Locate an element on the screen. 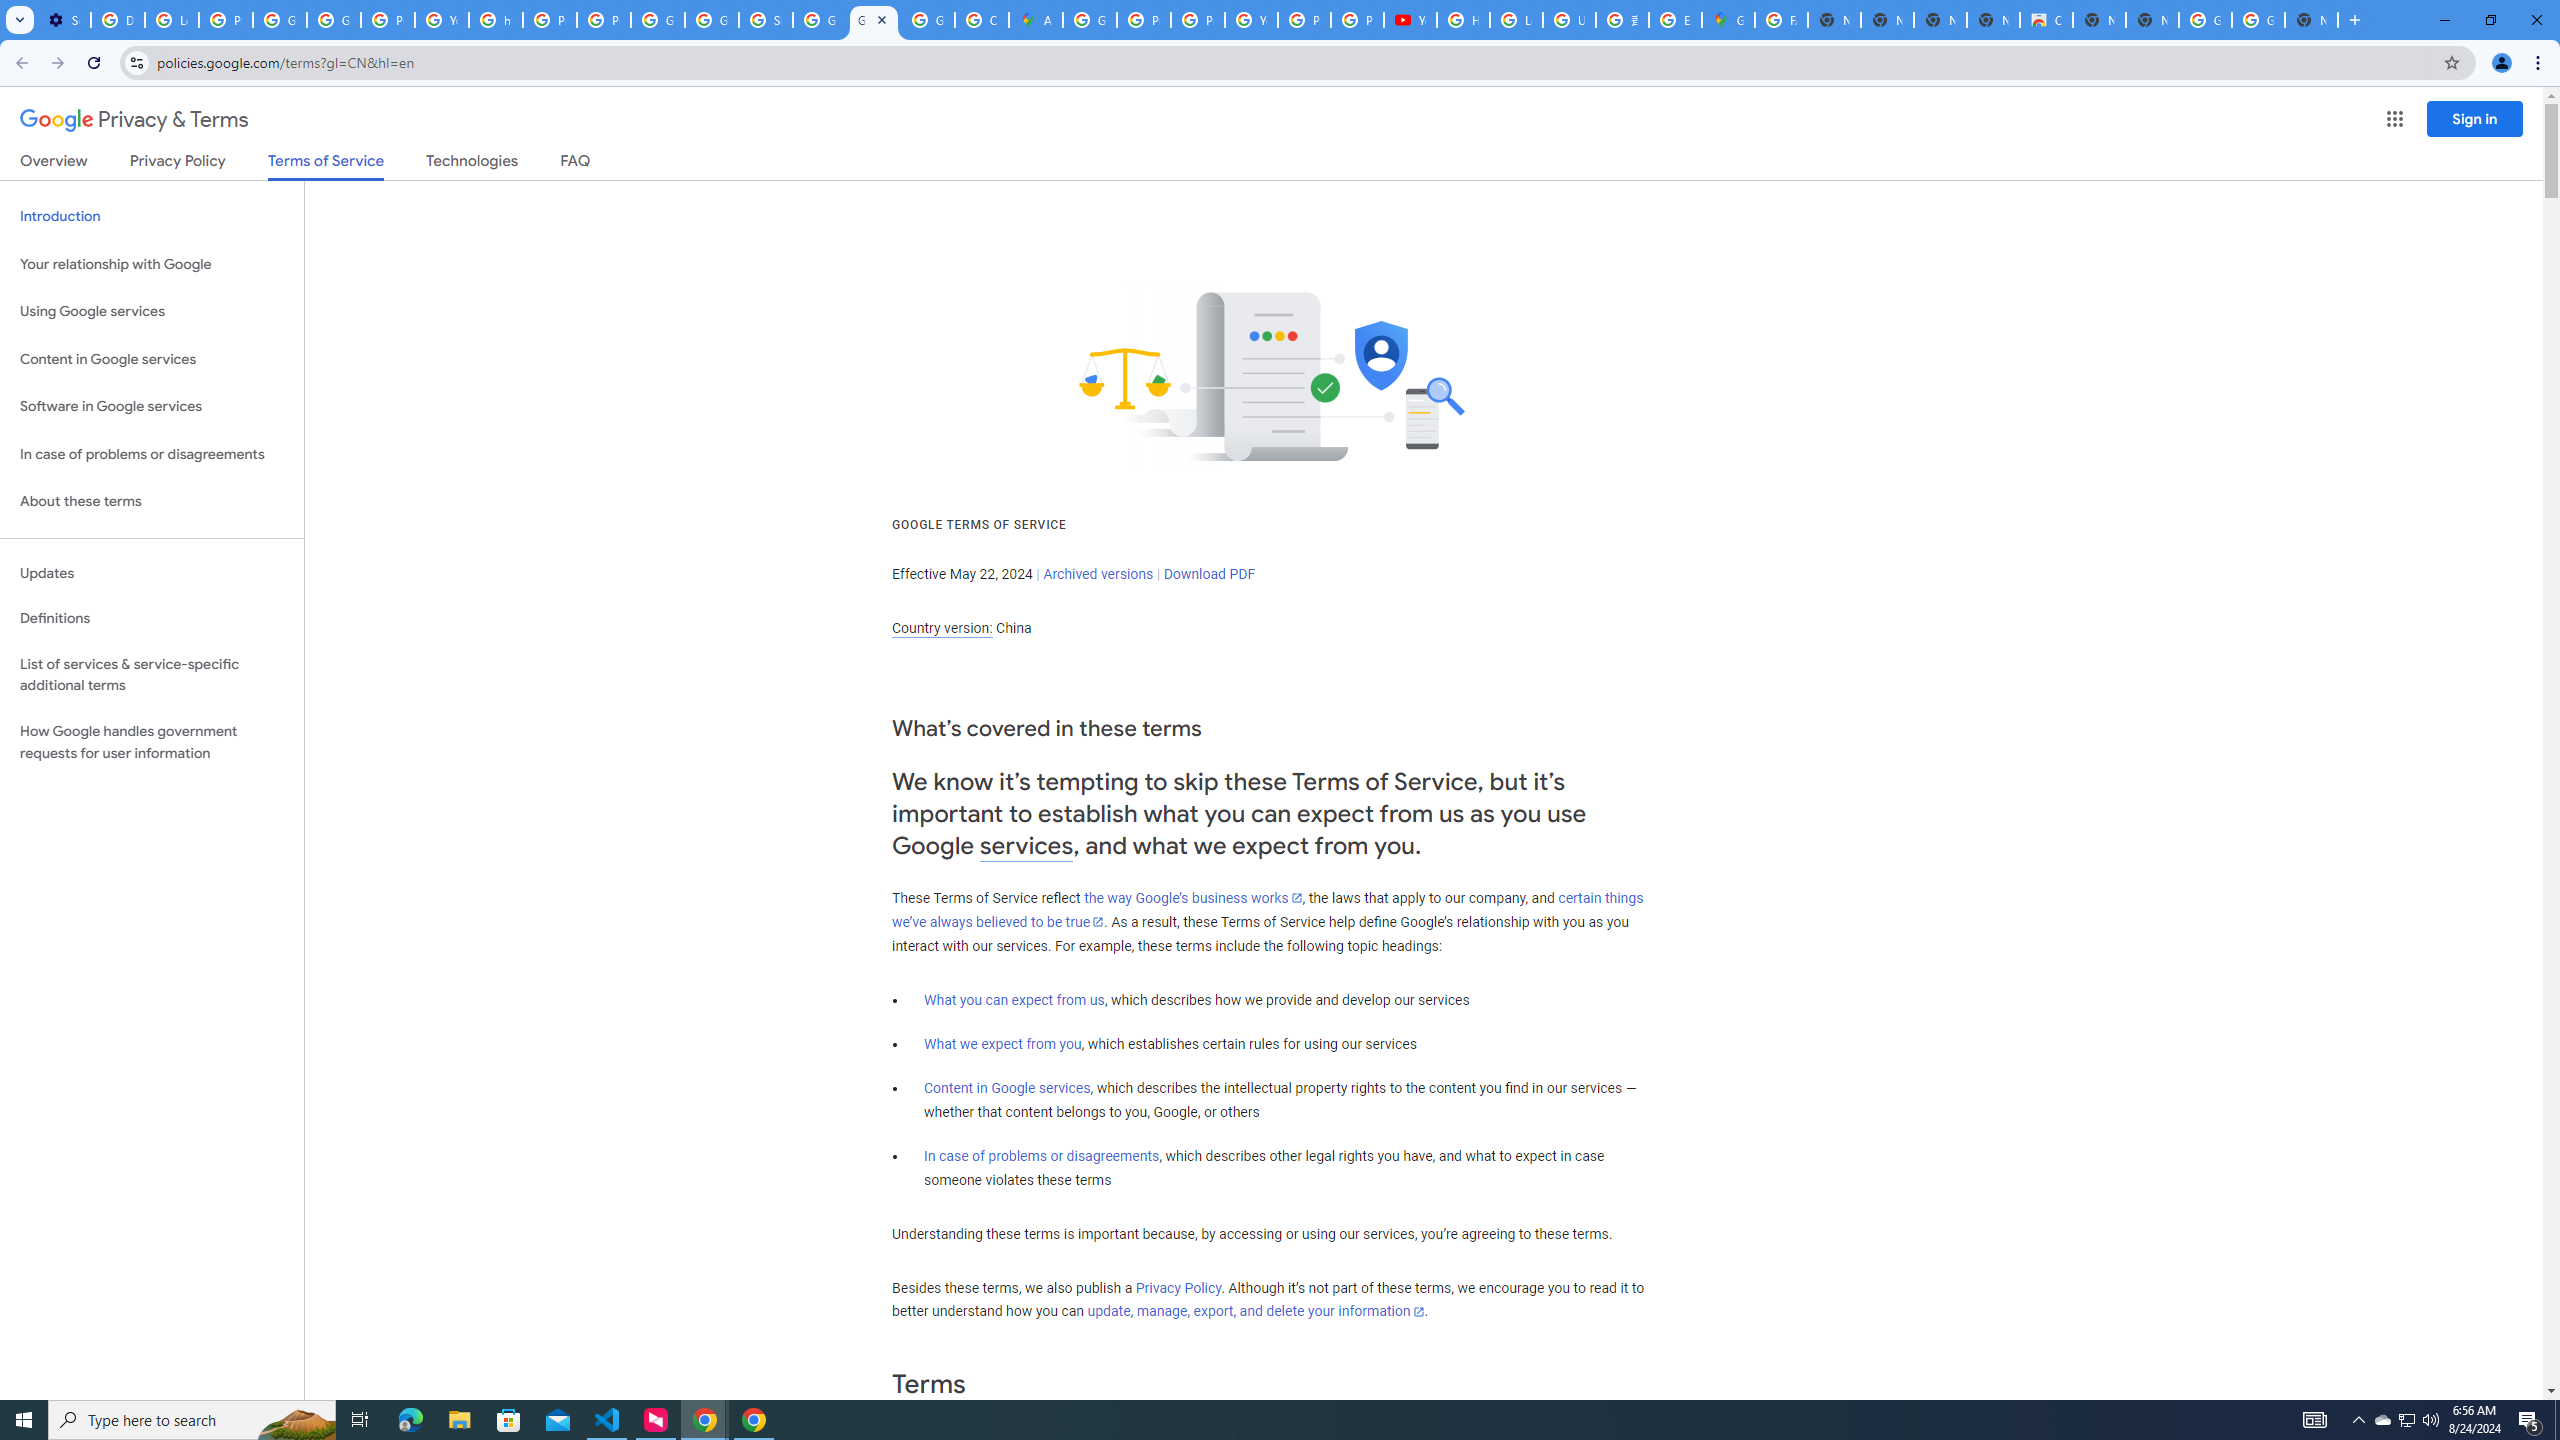 Image resolution: width=2560 pixels, height=1440 pixels. 'Definitions' is located at coordinates (151, 618).